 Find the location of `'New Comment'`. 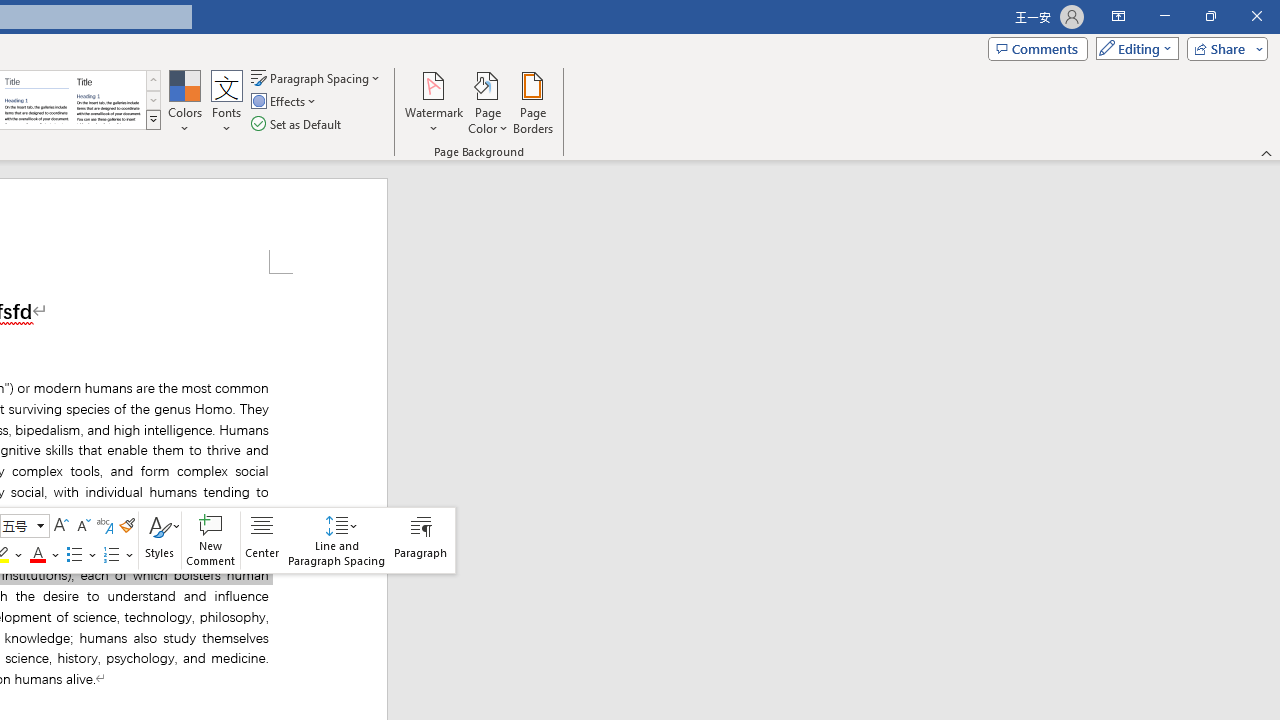

'New Comment' is located at coordinates (211, 540).